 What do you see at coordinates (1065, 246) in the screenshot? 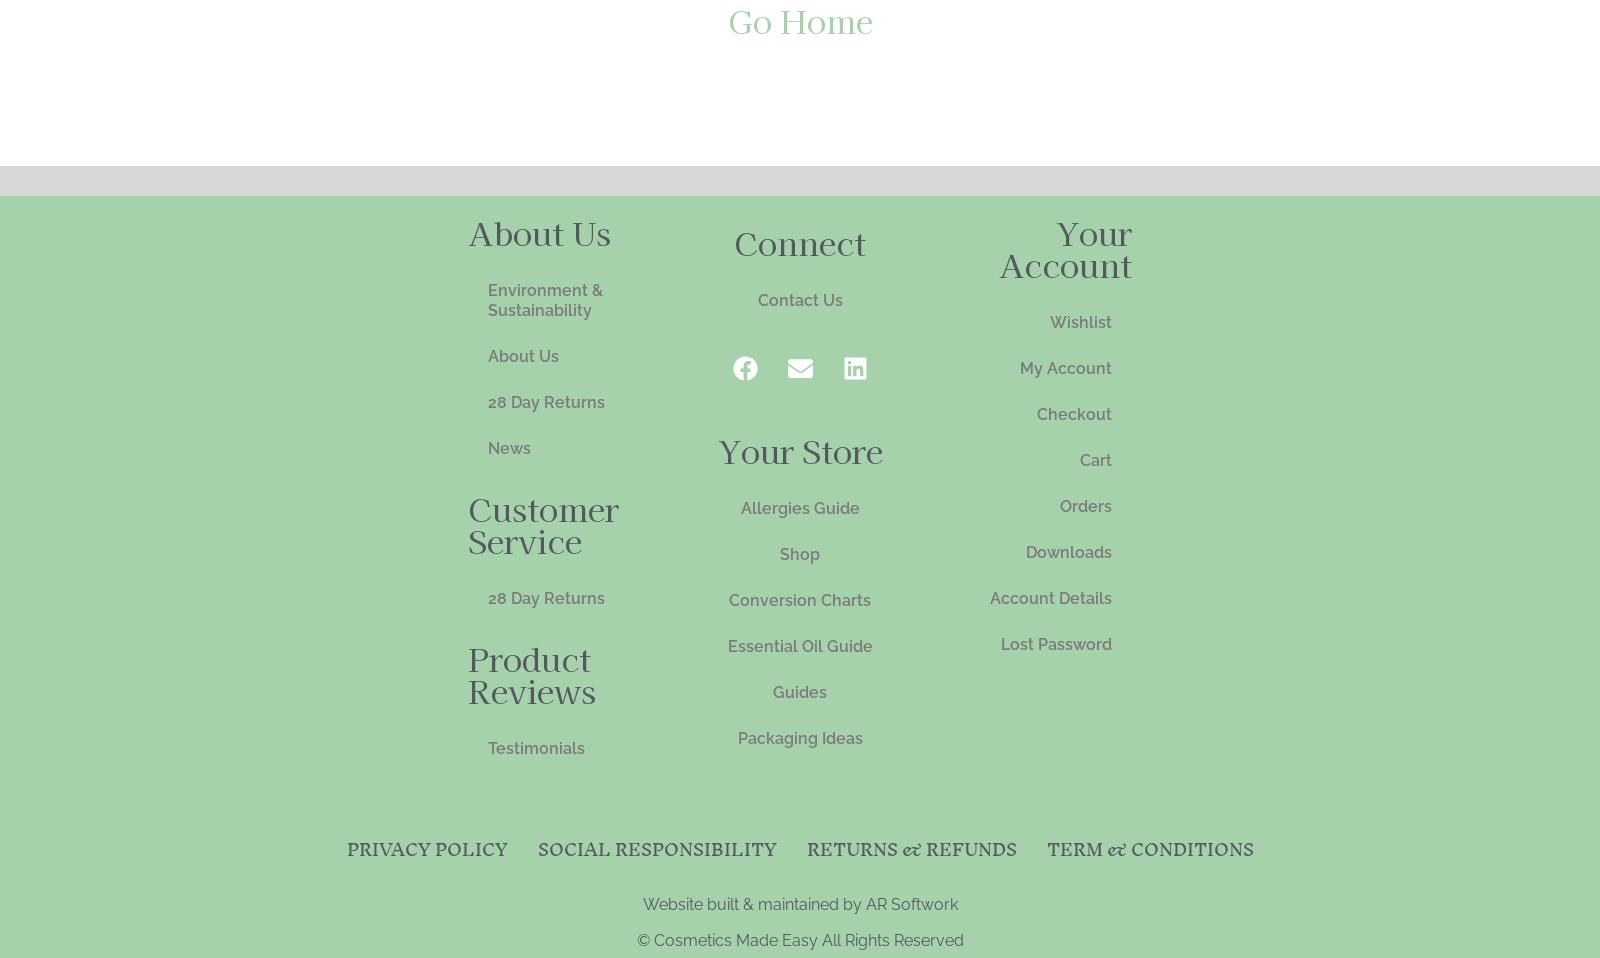
I see `'Your Account'` at bounding box center [1065, 246].